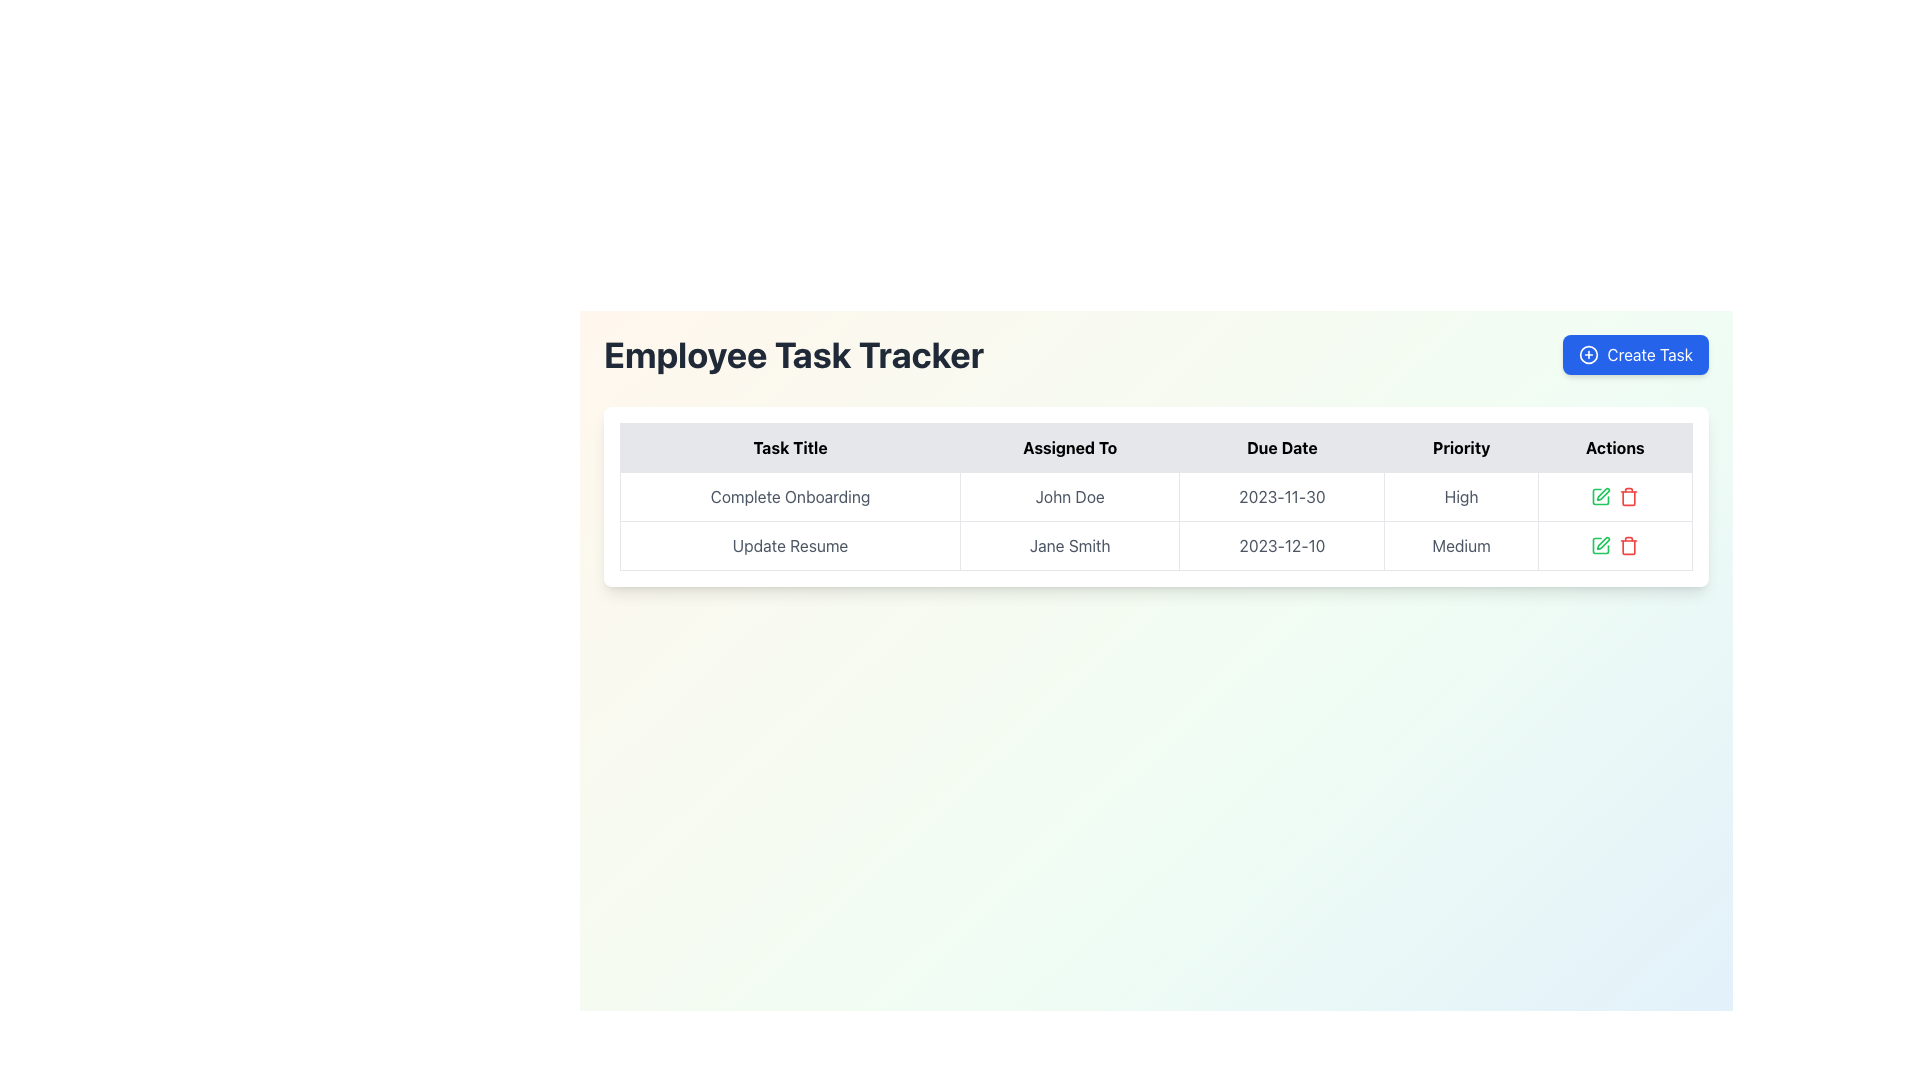 The image size is (1920, 1080). I want to click on text content of the 'Assigned To' table header, which is the second column header in the table, displayed in bold black font on a light gray background, so click(1069, 446).